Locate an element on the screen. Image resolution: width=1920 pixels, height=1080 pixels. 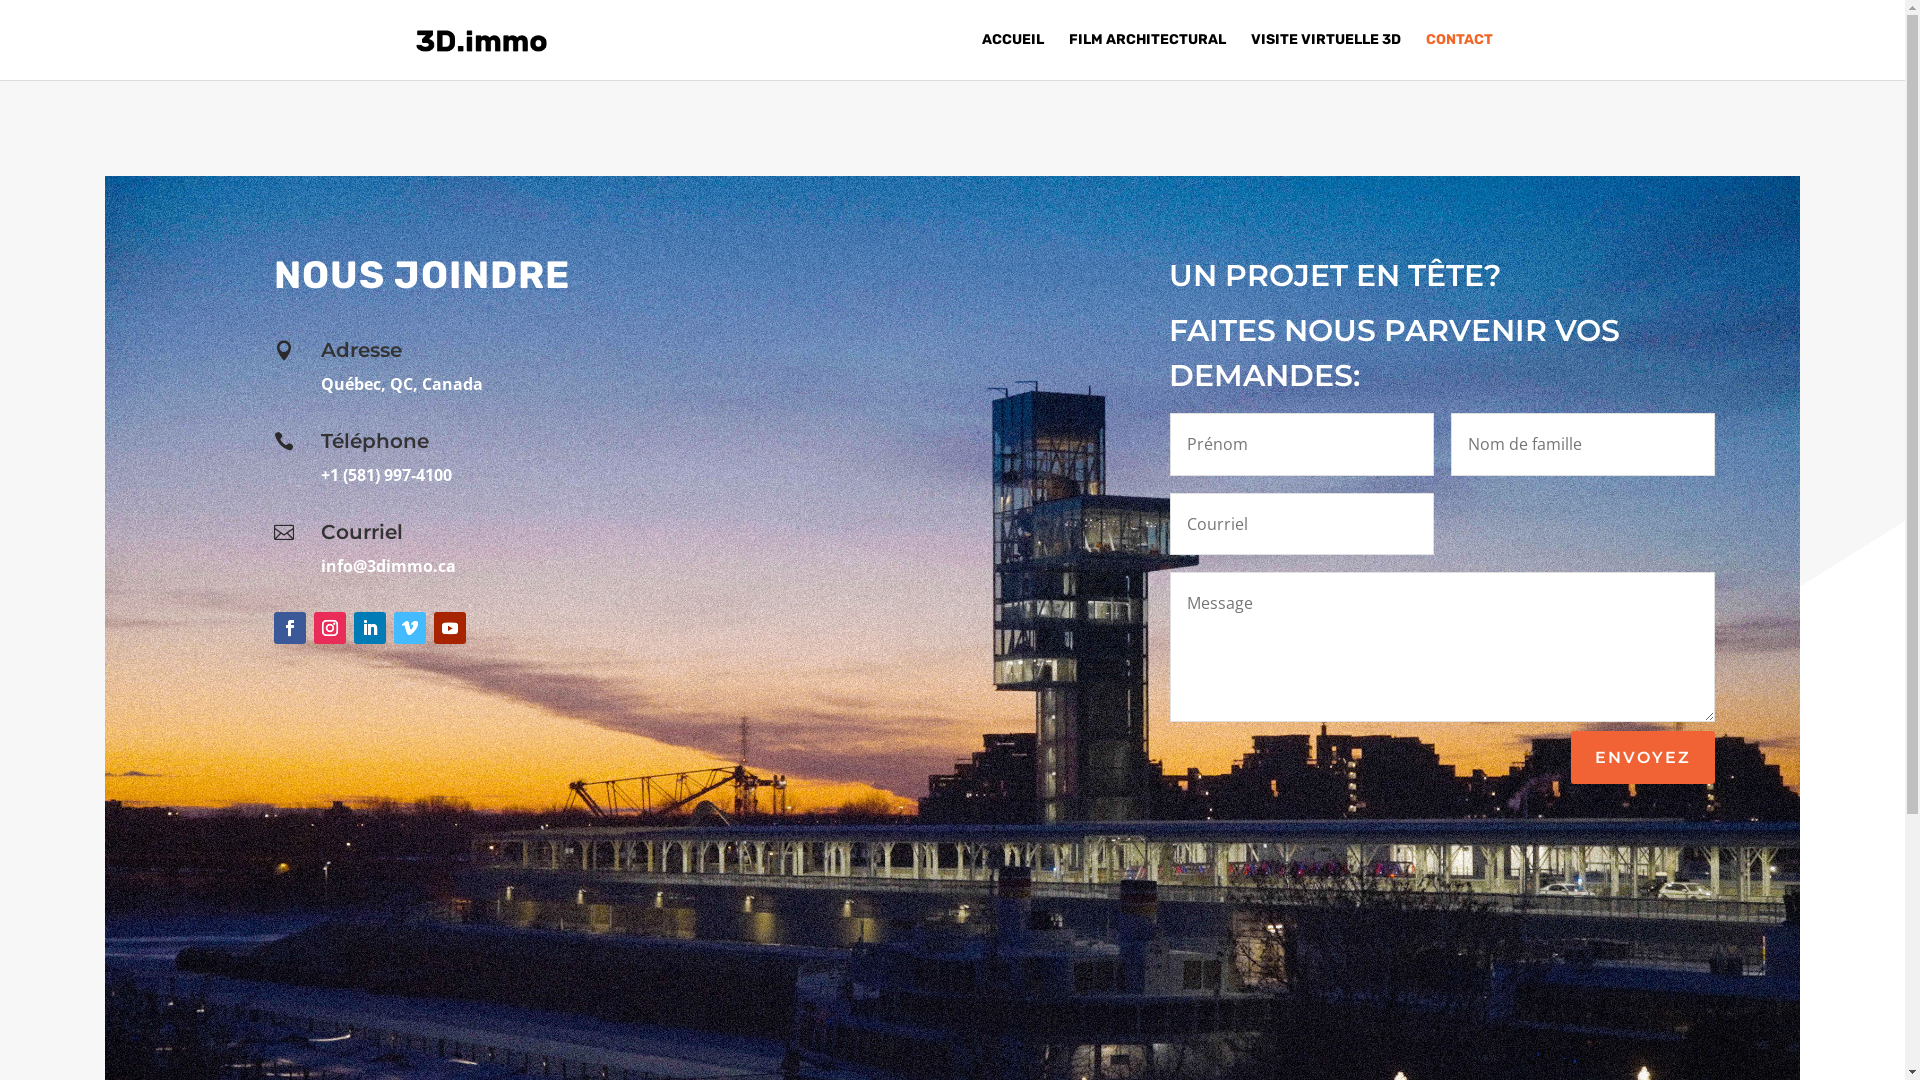
'VISITE VIRTUELLE 3D' is located at coordinates (1324, 55).